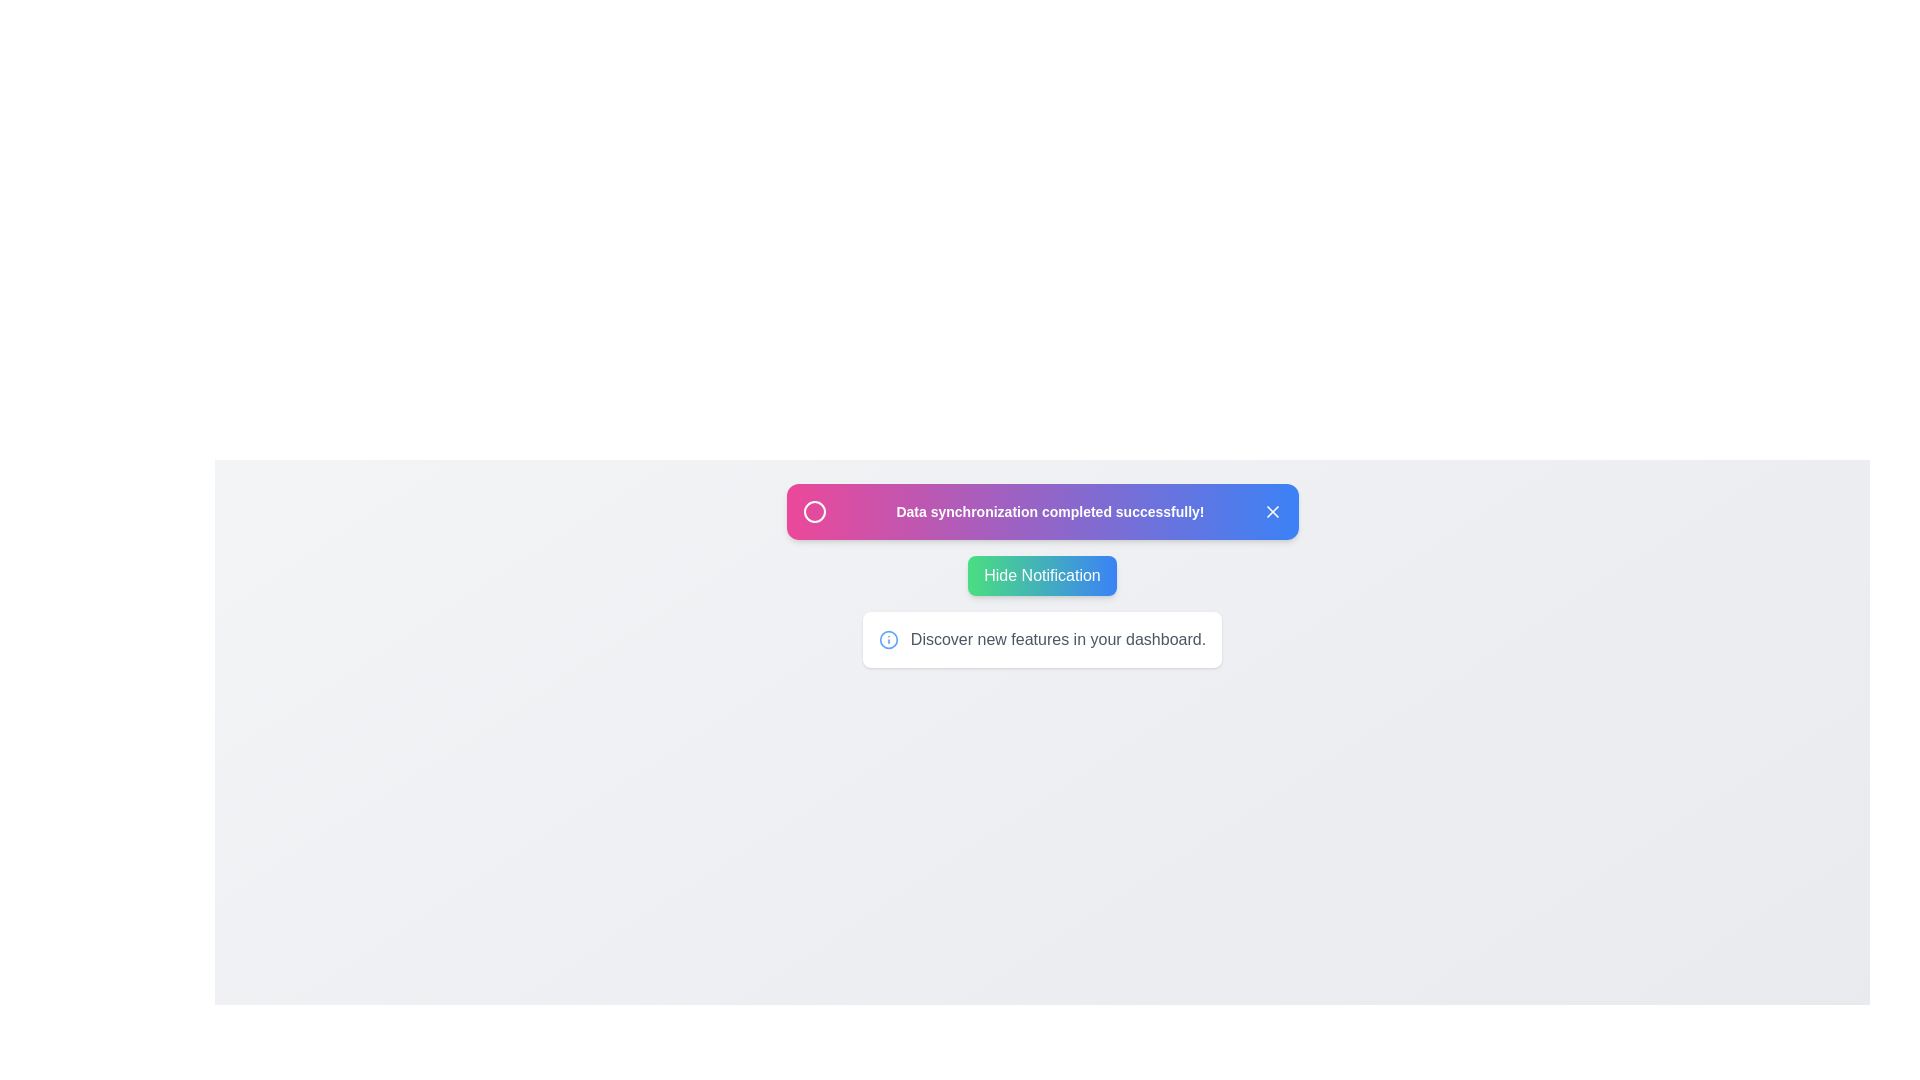 Image resolution: width=1920 pixels, height=1080 pixels. What do you see at coordinates (1041, 575) in the screenshot?
I see `the 'Hide Notification' button to toggle the visibility of the notification panel` at bounding box center [1041, 575].